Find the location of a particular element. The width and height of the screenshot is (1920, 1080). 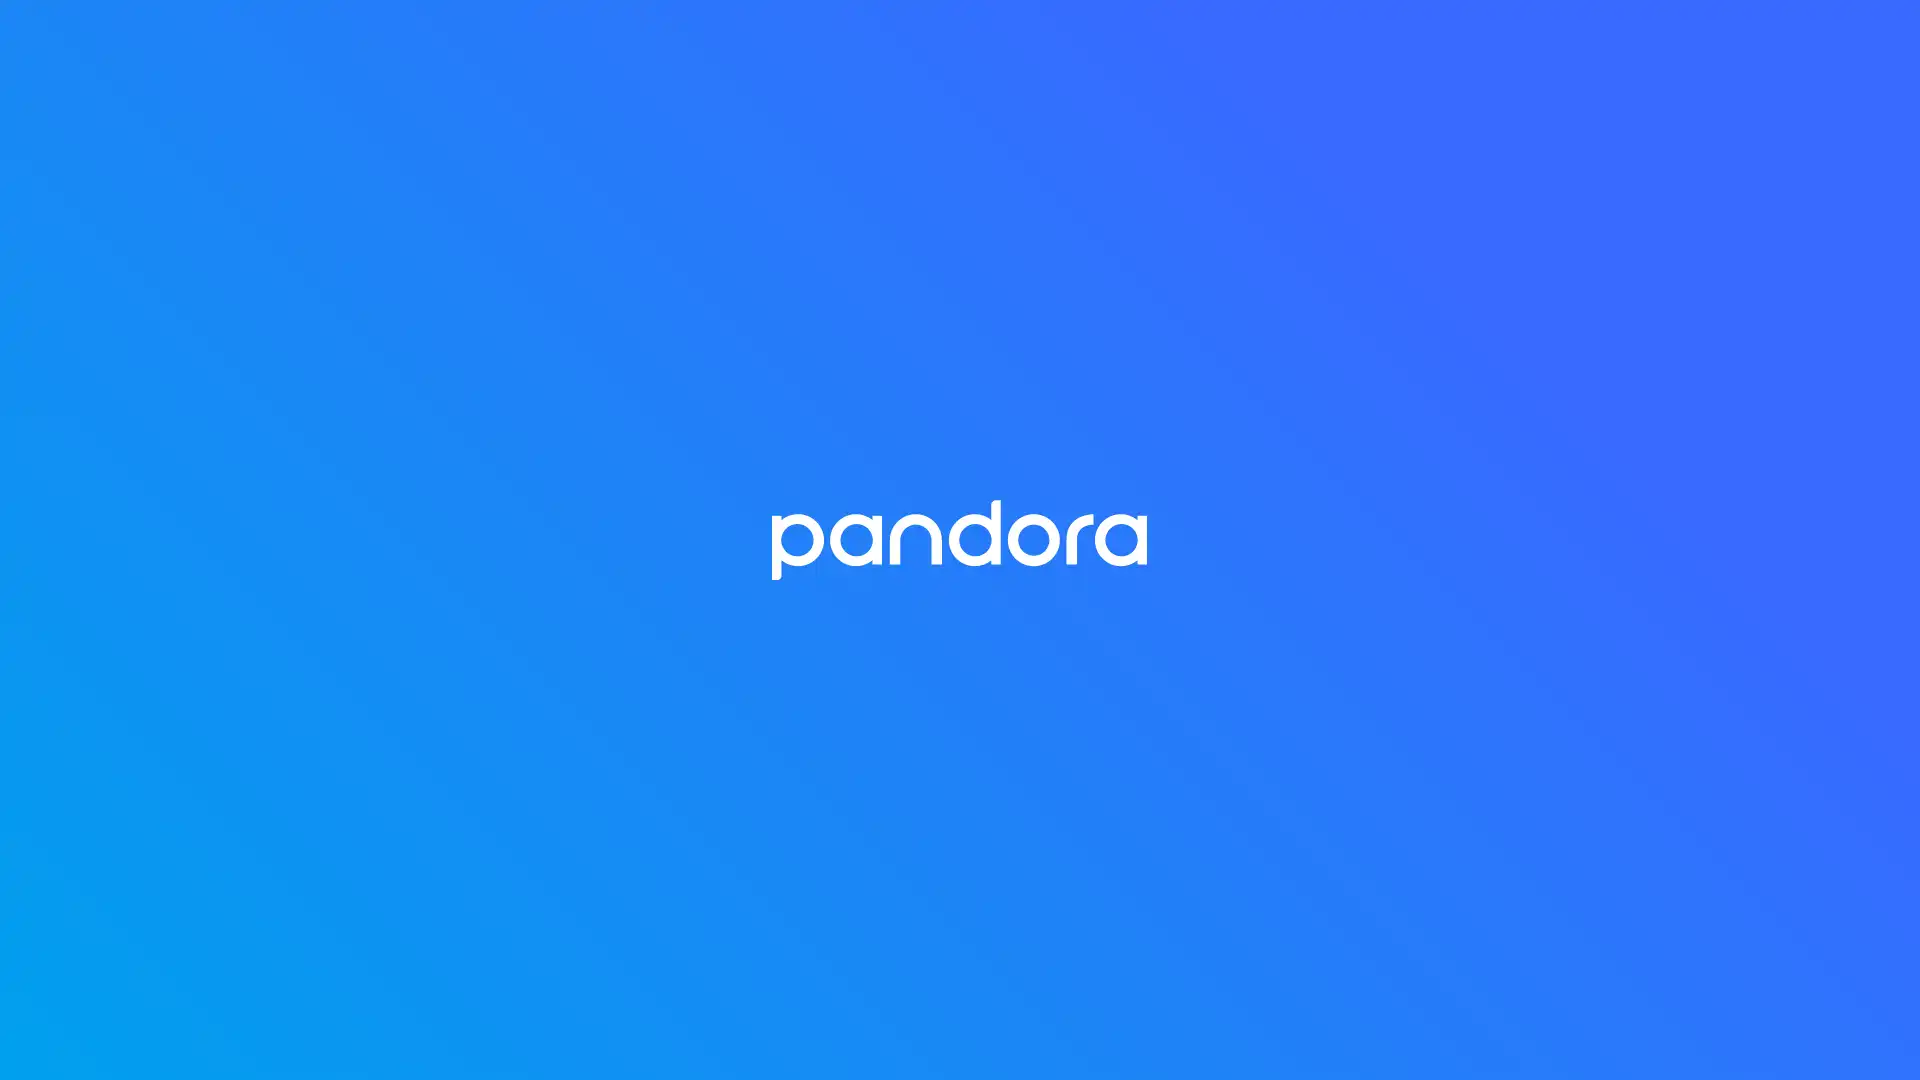

Play 7. Building Ethics Into Education 7. Building Ethics Into Education Dec 16, 2020 29:55 more ... The ongoing pandemic has forced us to take a closer look at the American education system. With many schools shuttering across the country, it has become clear that marginalized communities are less likely to receive safe, in-person education than historically privileged groups. Should schools reopen if it means exacerbating these already wide socioeconomic inequalities? The field of educational ethics  developed by Professor Meira Levinson from the Harvard Graduate School of Education  can help educators and policymakers answer moral quandaries like this one. In this episode of The Veritas Lab, Professor Levinson introduces educational ethics and its potential to remedy long-standing issues of injustice. Presented by the Harvard Crimson. Hosted by Katelyn Li and Sanjana Narayanan. Produced by Amanda Su. Podcast art by Margot Shang. is located at coordinates (1285, 562).